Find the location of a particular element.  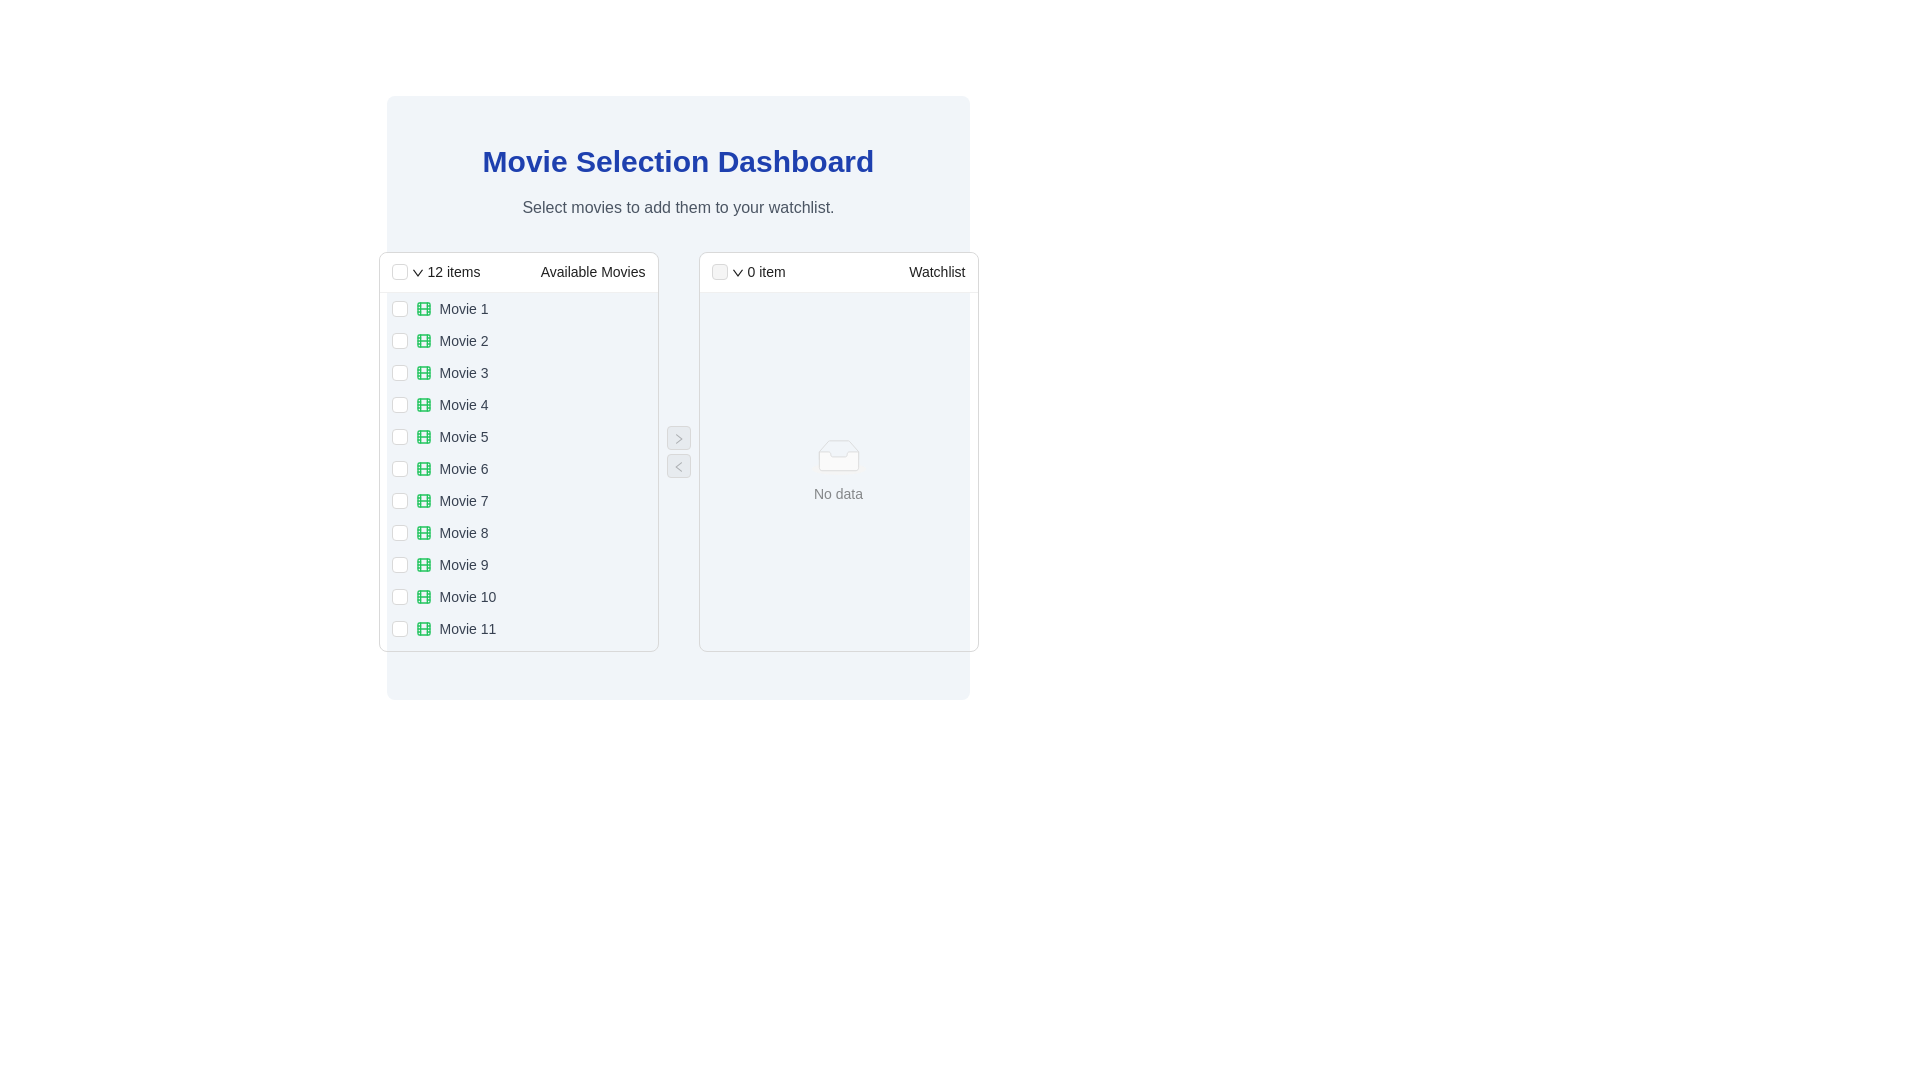

the decorative rectangle element within the SVG graphic of the filmstrip icon located next to the label 'Movie 6' is located at coordinates (422, 469).